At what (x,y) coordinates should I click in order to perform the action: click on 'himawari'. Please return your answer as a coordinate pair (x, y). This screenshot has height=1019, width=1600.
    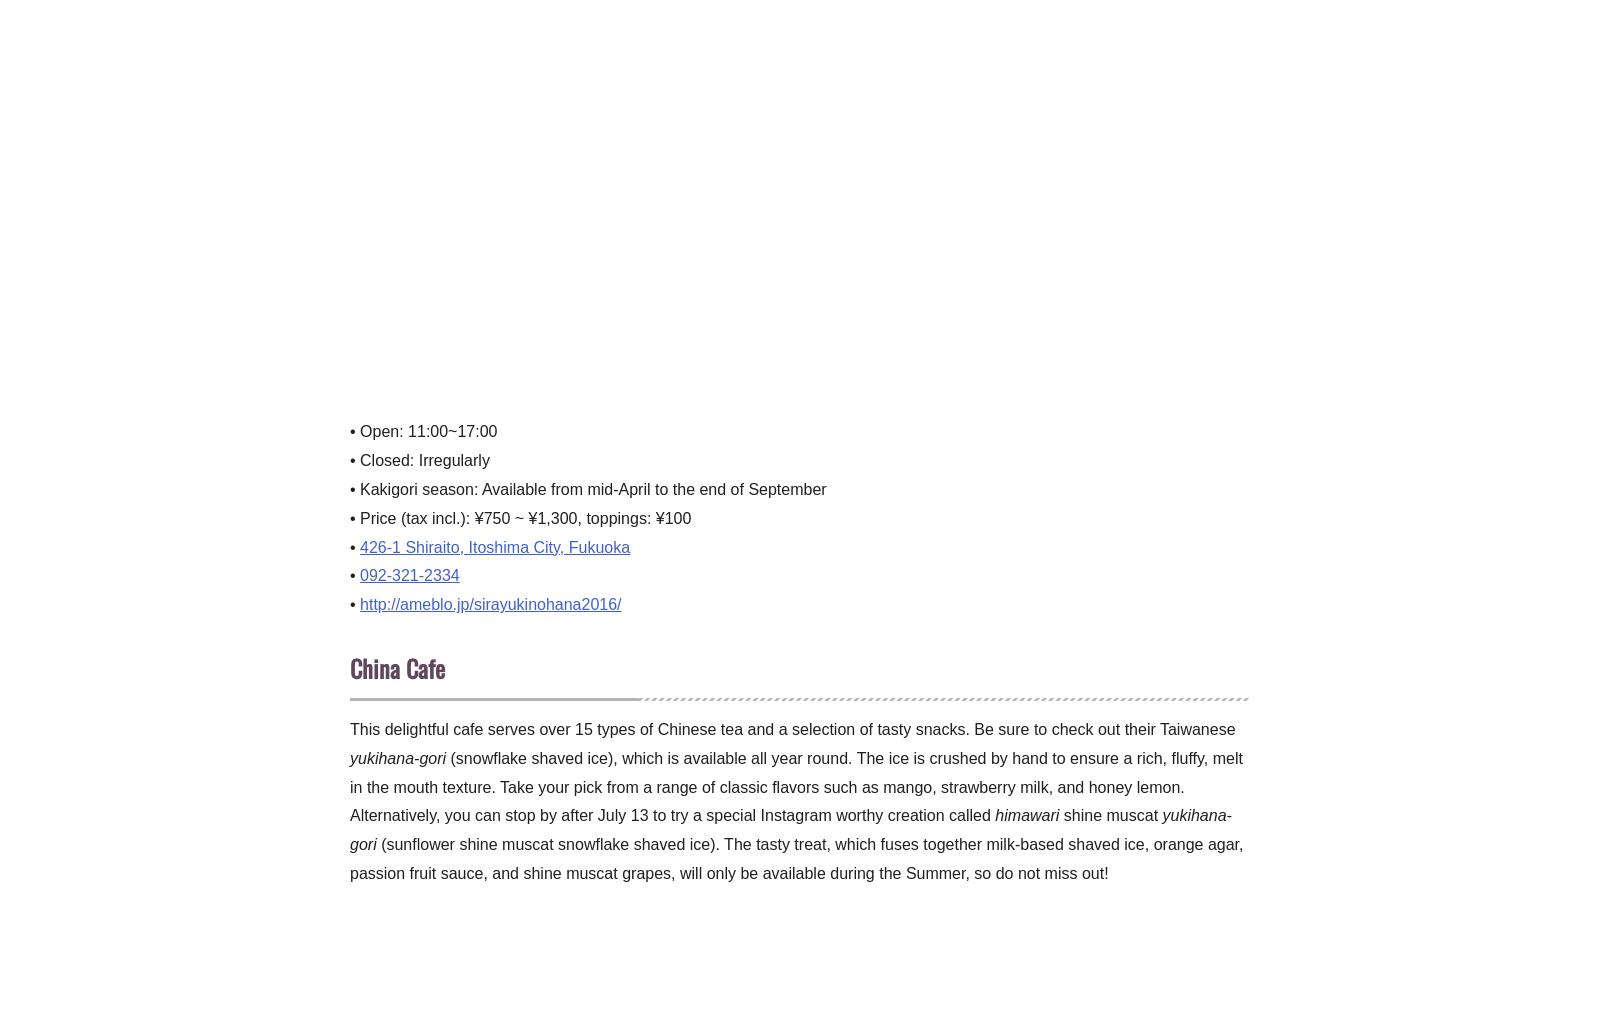
    Looking at the image, I should click on (1027, 815).